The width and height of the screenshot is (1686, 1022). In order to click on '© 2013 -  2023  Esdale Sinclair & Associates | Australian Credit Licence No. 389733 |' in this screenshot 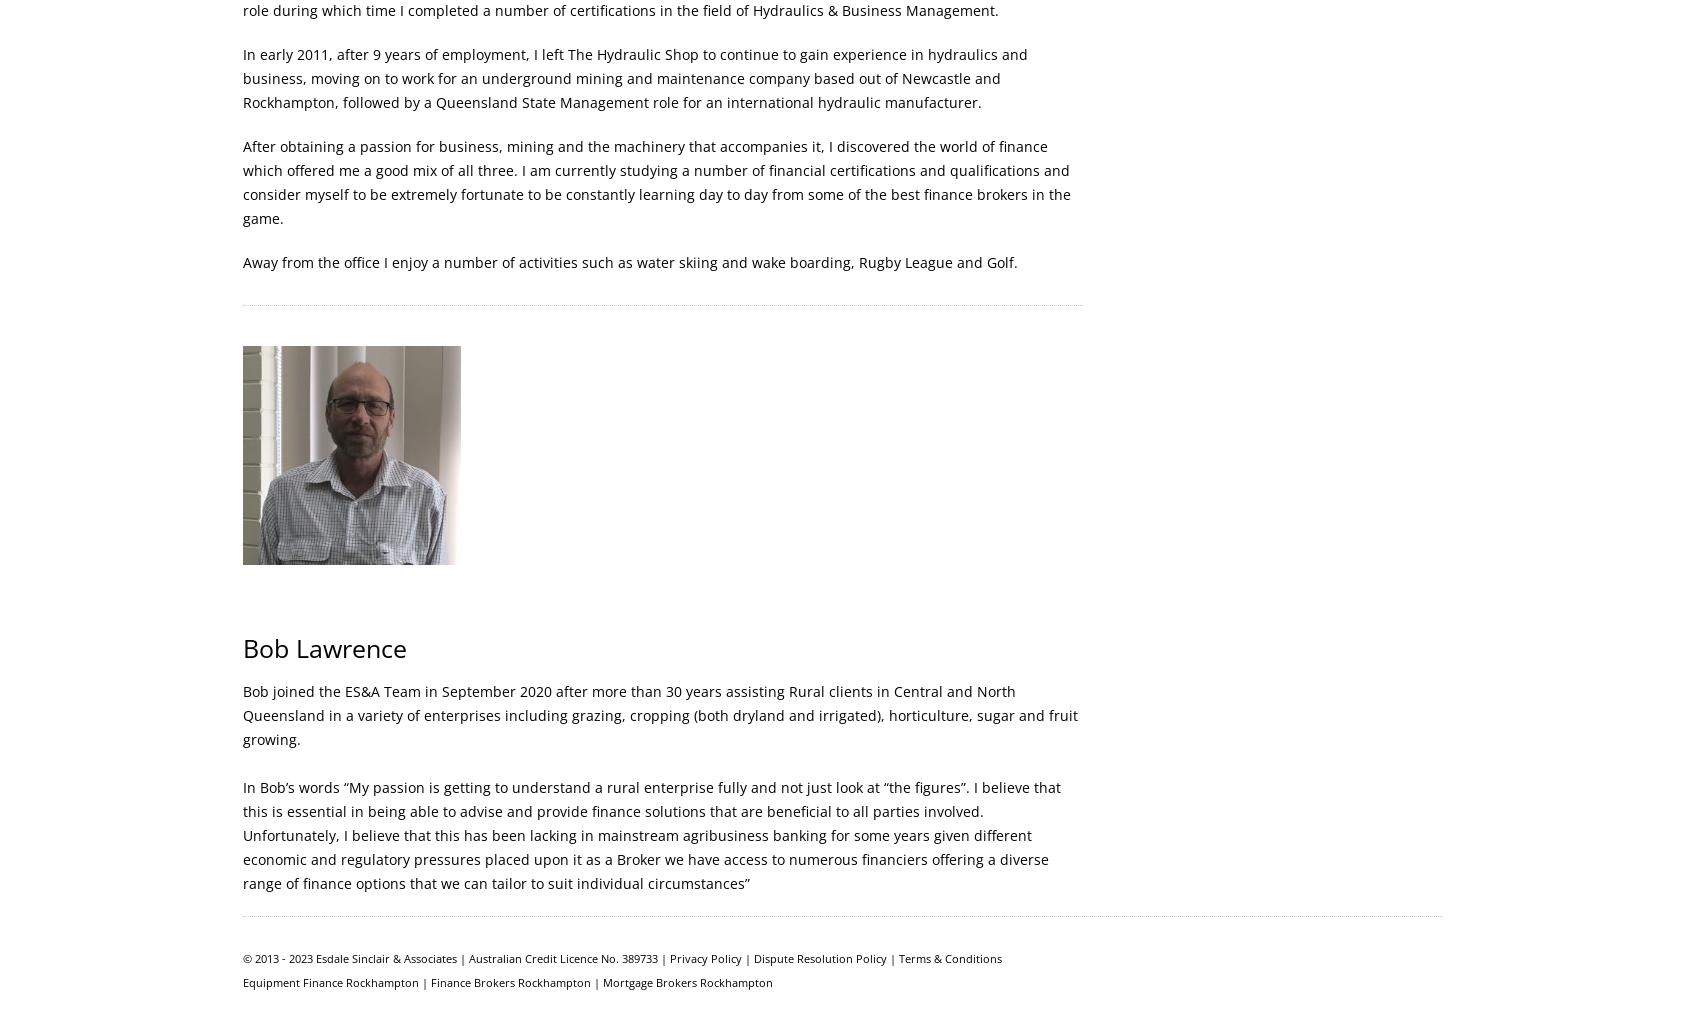, I will do `click(456, 957)`.